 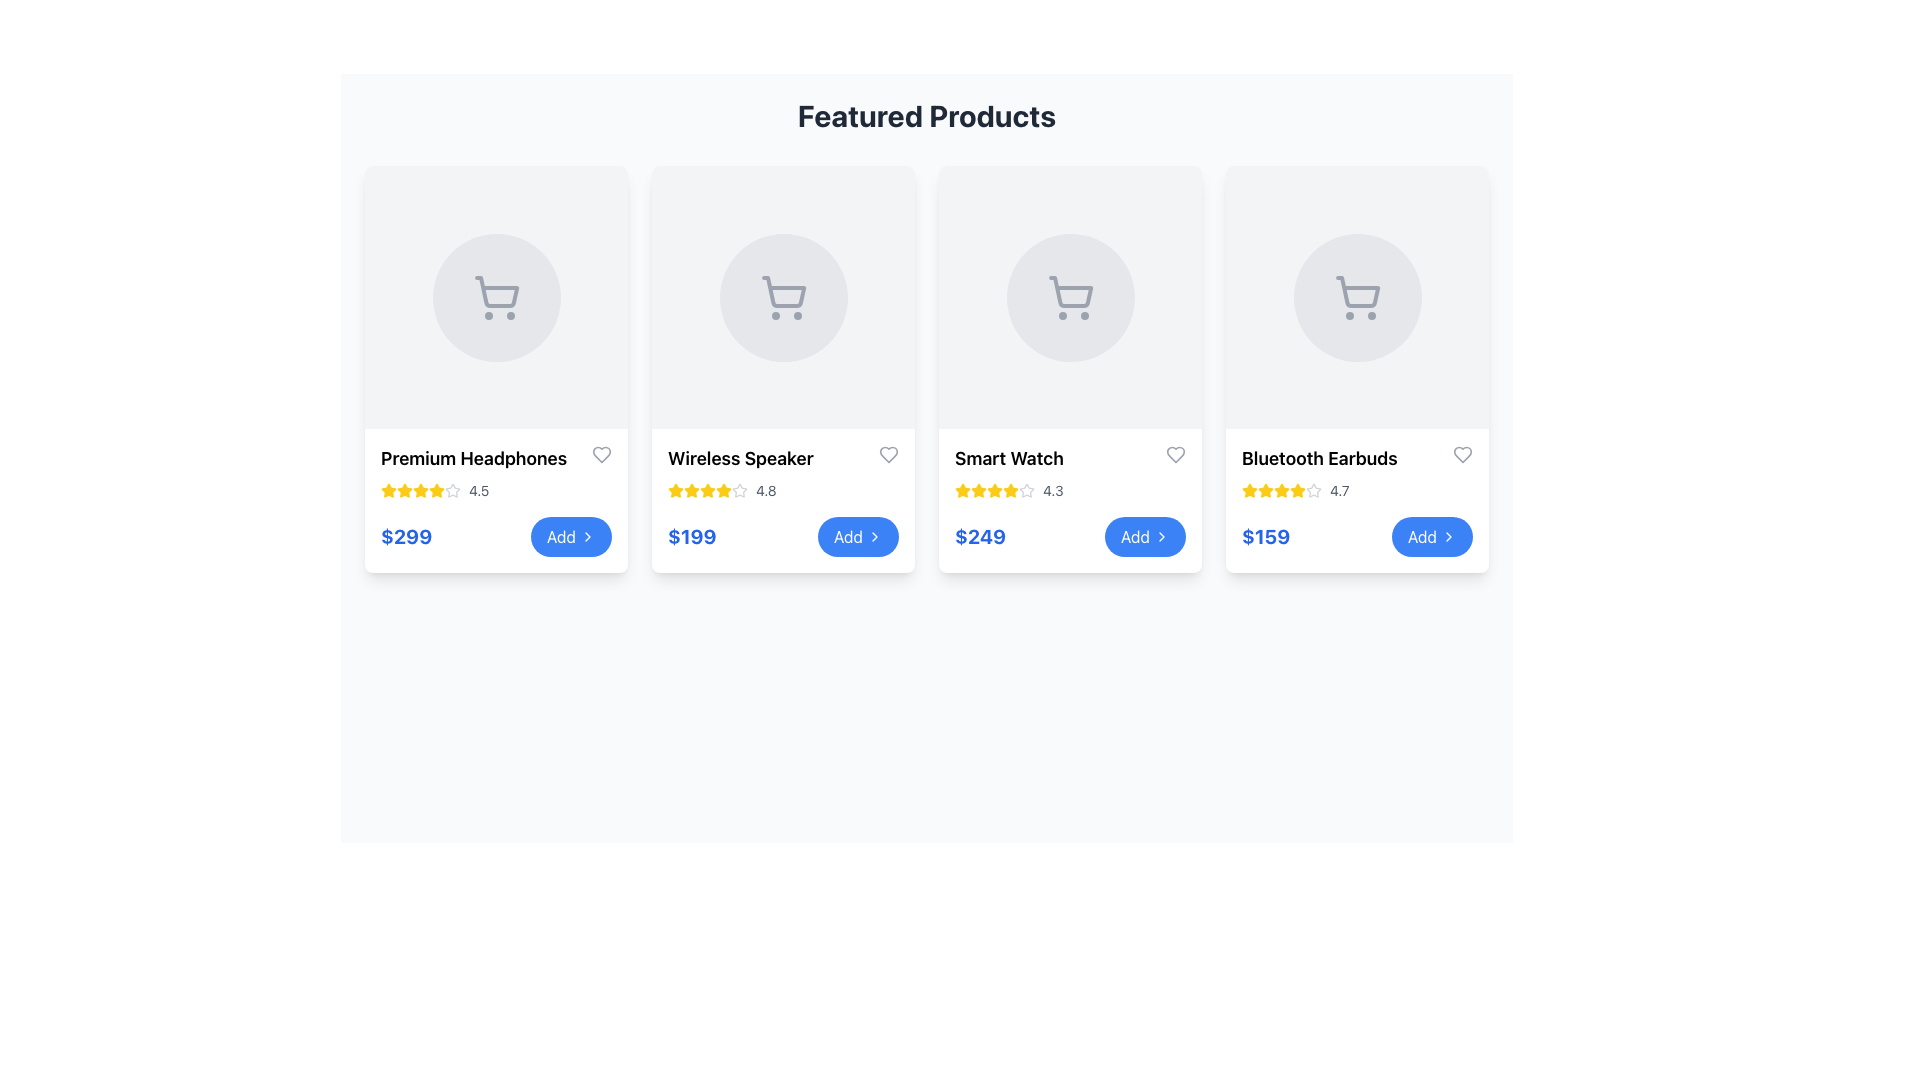 What do you see at coordinates (1297, 490) in the screenshot?
I see `the sixth star icon in the rating system for the product 'Bluetooth Earbuds' located in the fourth card of the 'Featured Products' layout` at bounding box center [1297, 490].